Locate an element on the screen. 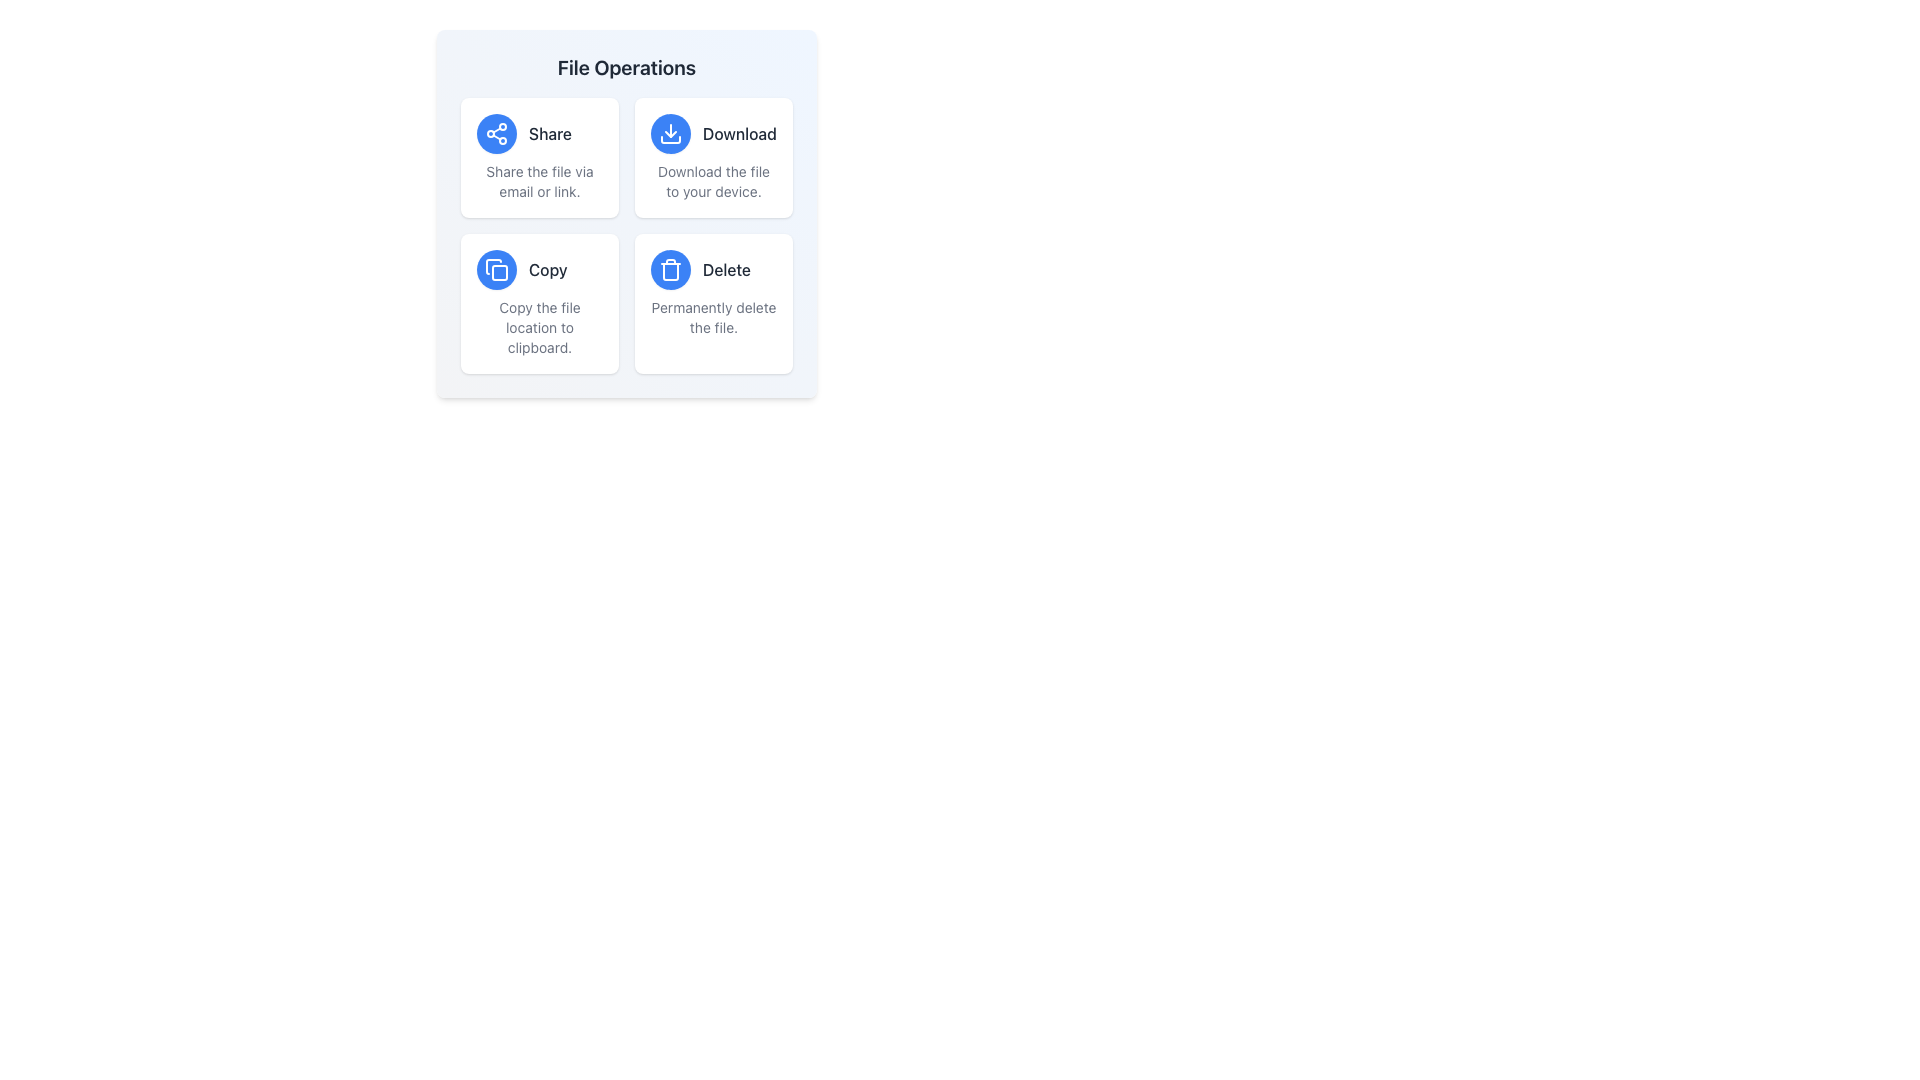  the small blue square with rounded corners that is part of the copy icon in the bottom-left quadrant of the 'File Operations' section is located at coordinates (499, 273).